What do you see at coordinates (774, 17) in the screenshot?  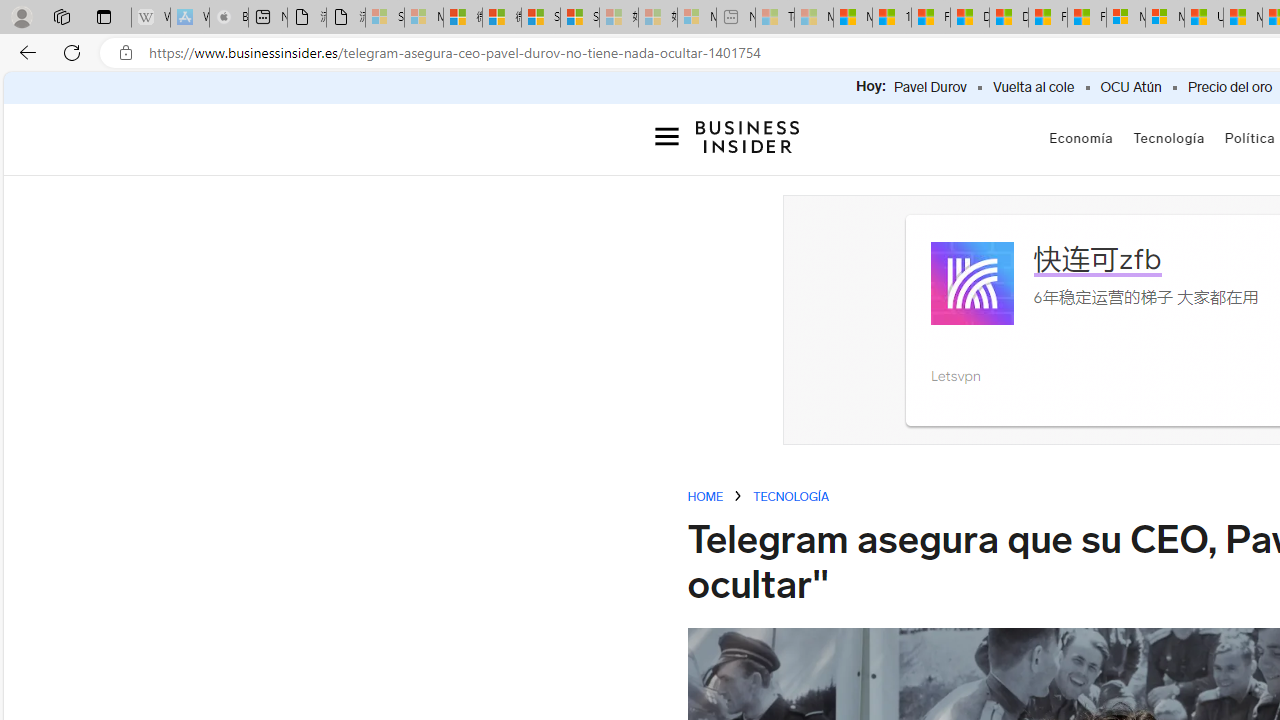 I see `'Top Stories - MSN - Sleeping'` at bounding box center [774, 17].